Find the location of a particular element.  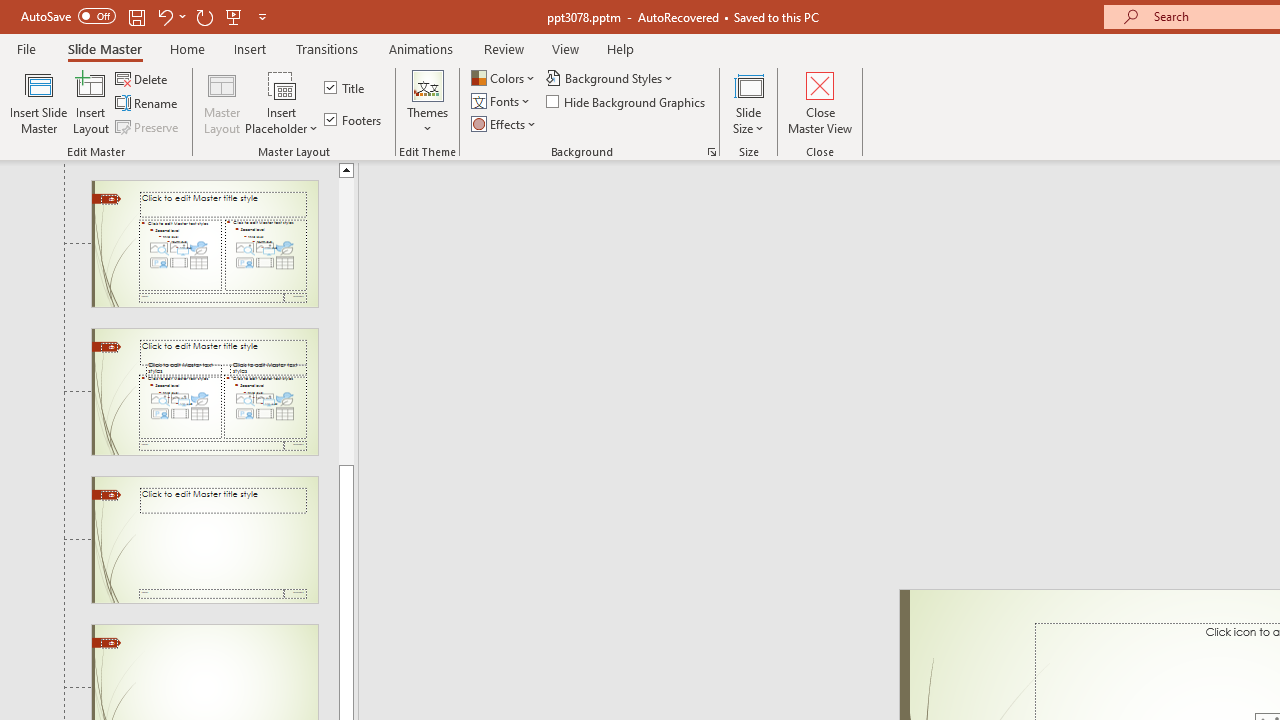

'Format Background...' is located at coordinates (711, 150).